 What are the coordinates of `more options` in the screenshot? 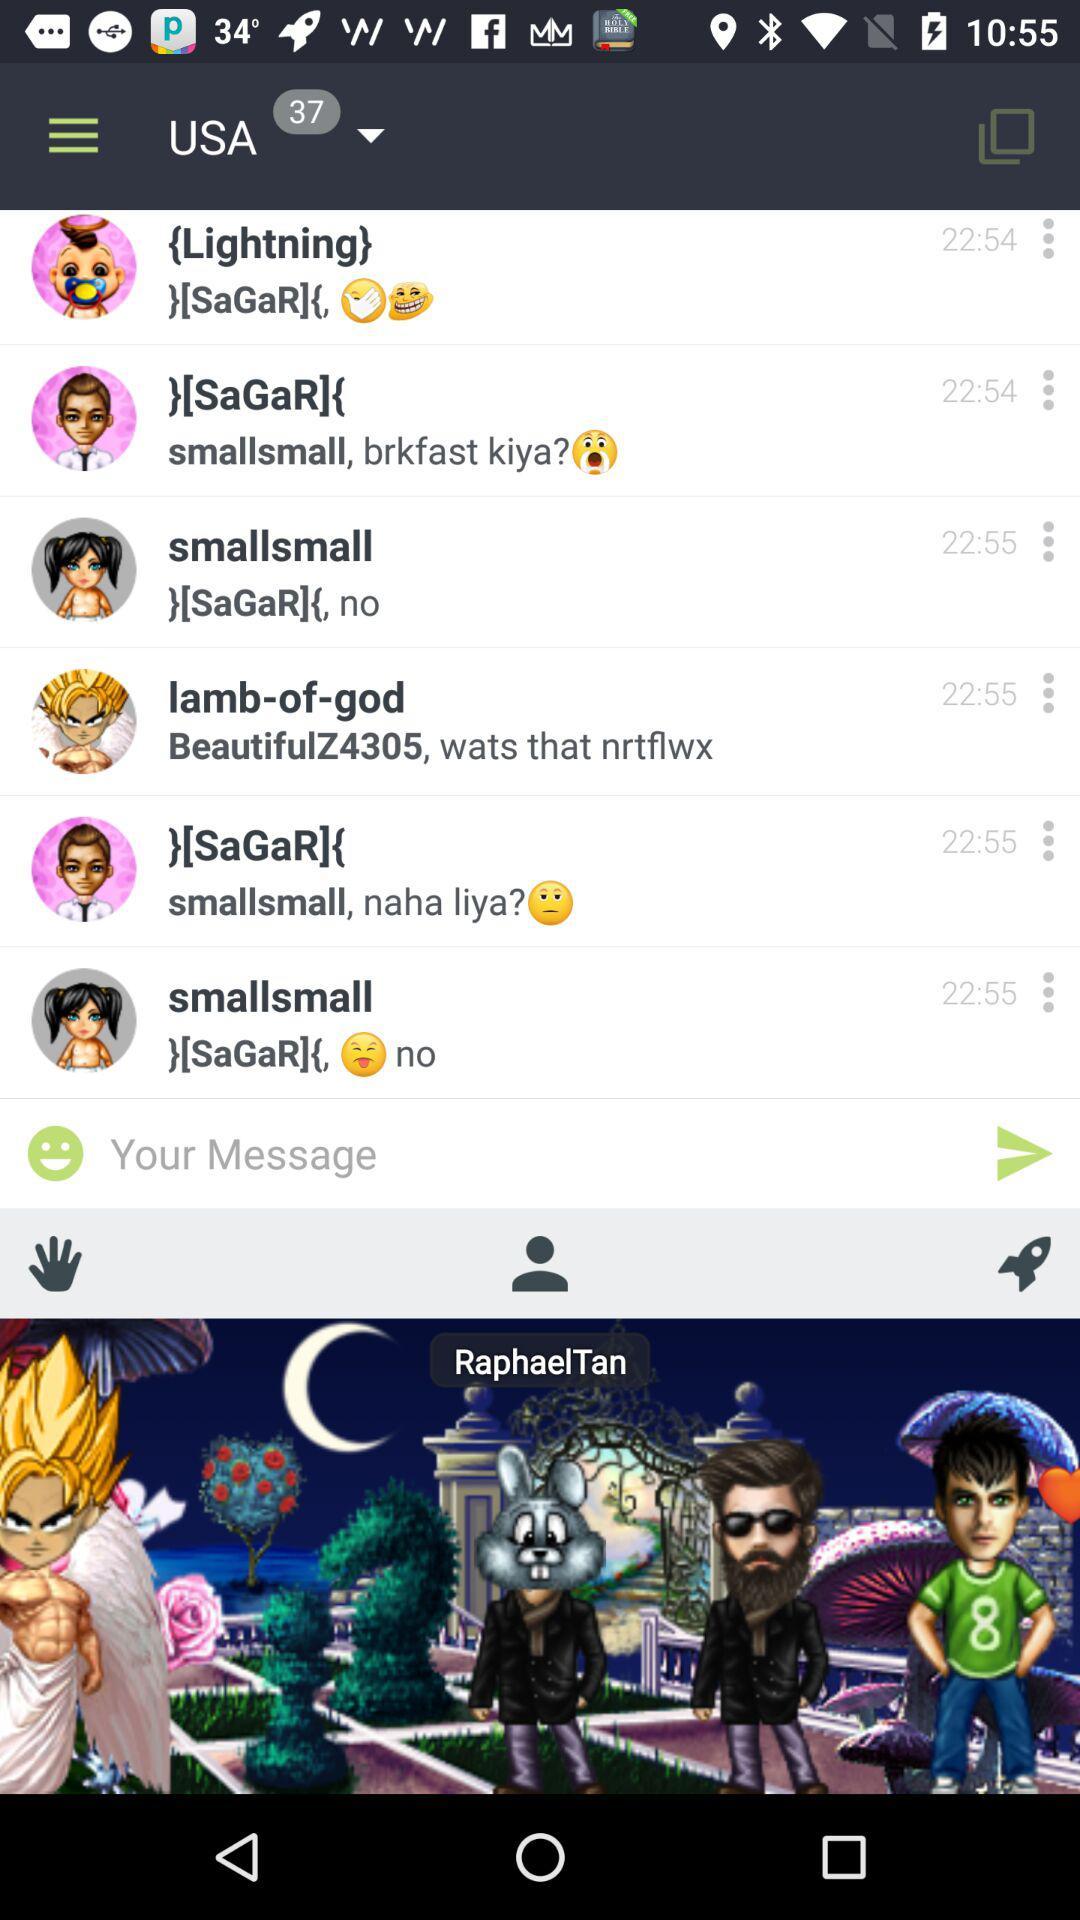 It's located at (1047, 692).